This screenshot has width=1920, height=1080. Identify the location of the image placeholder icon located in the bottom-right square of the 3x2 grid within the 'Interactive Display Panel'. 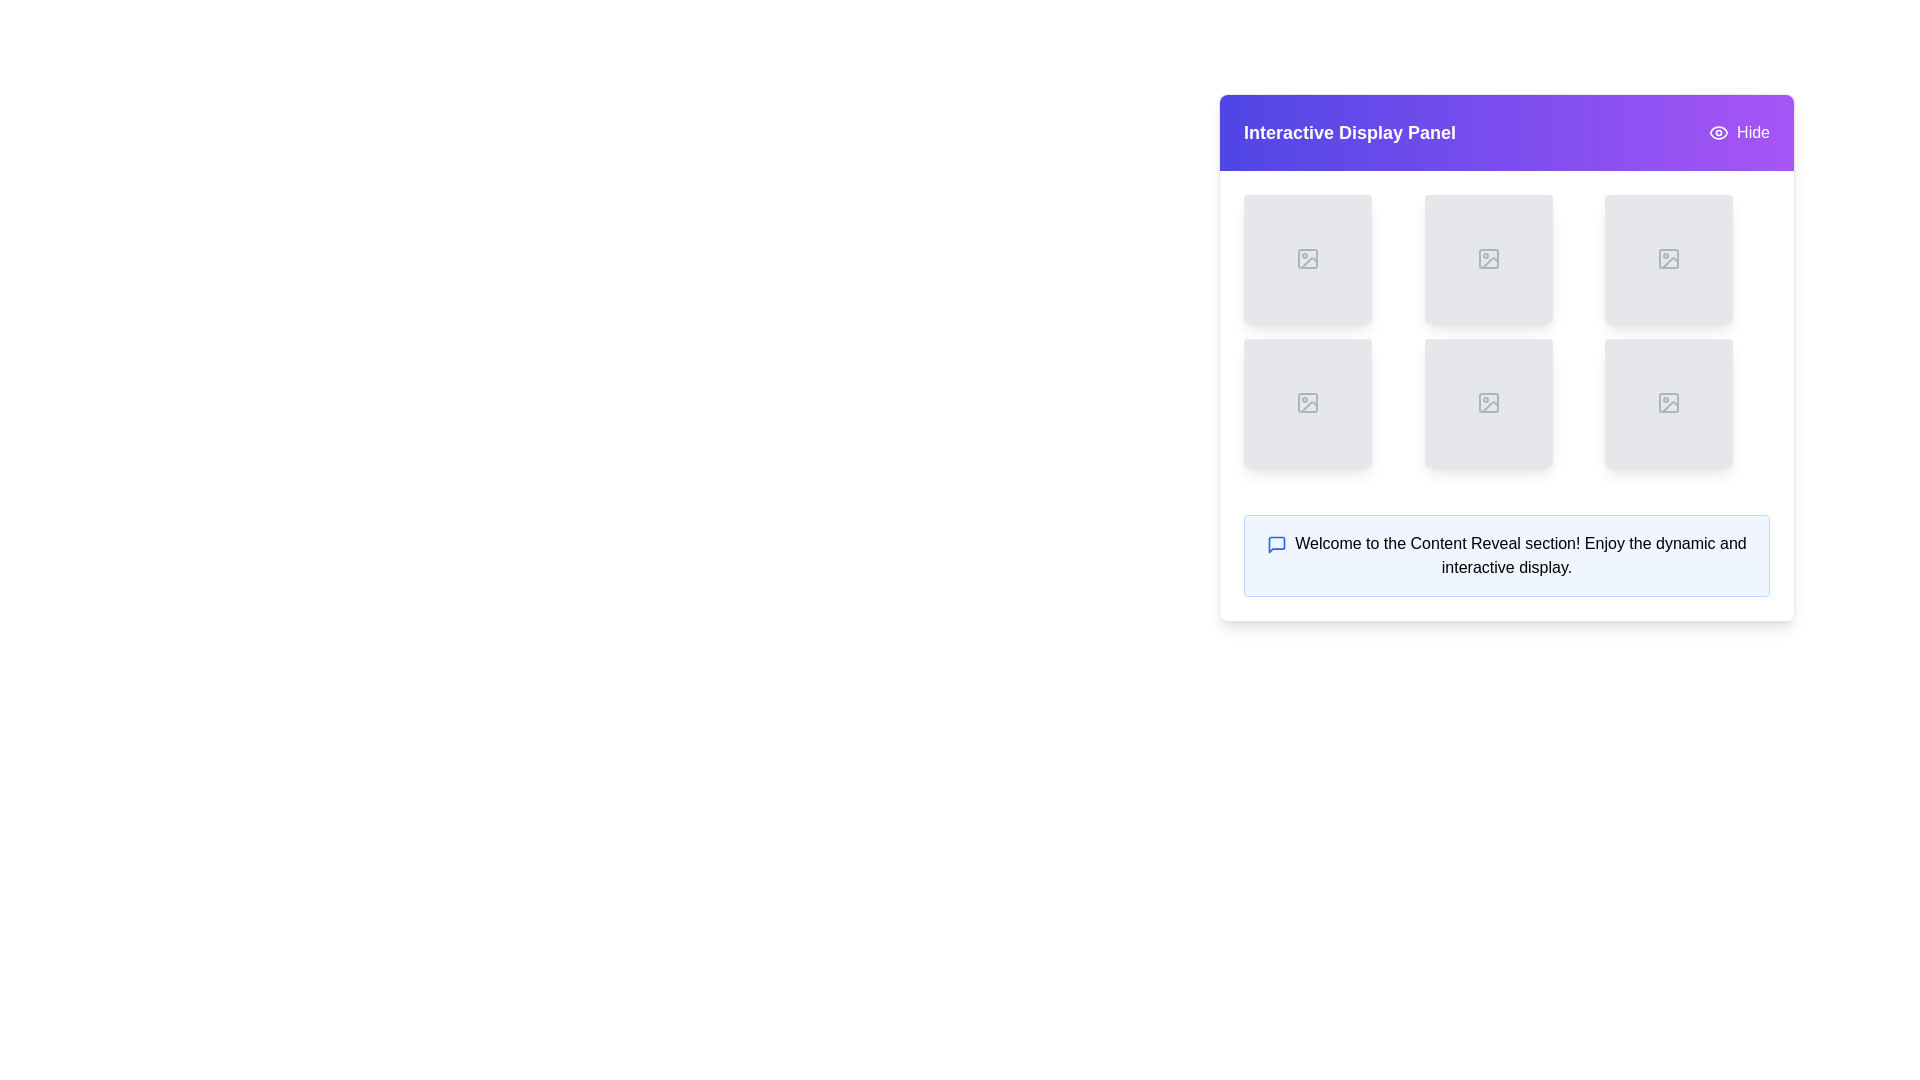
(1669, 402).